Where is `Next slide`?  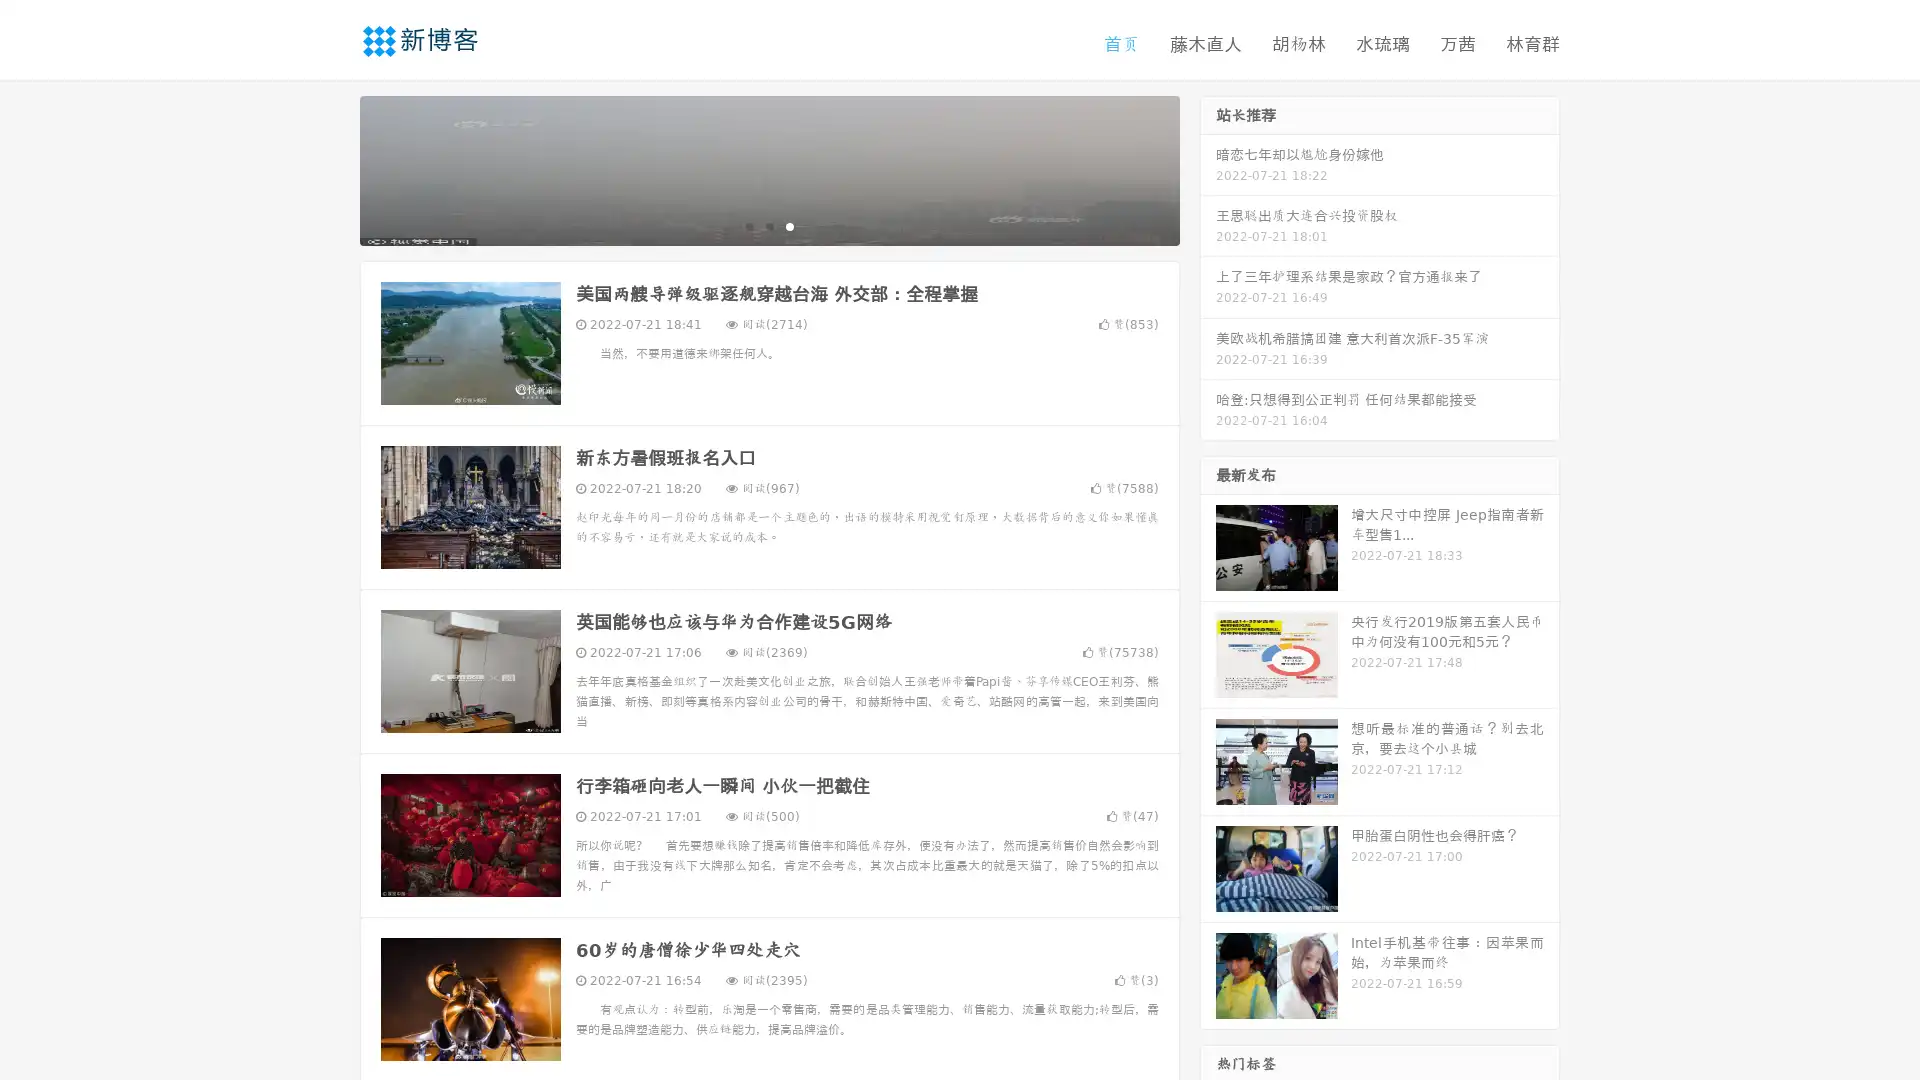 Next slide is located at coordinates (1208, 168).